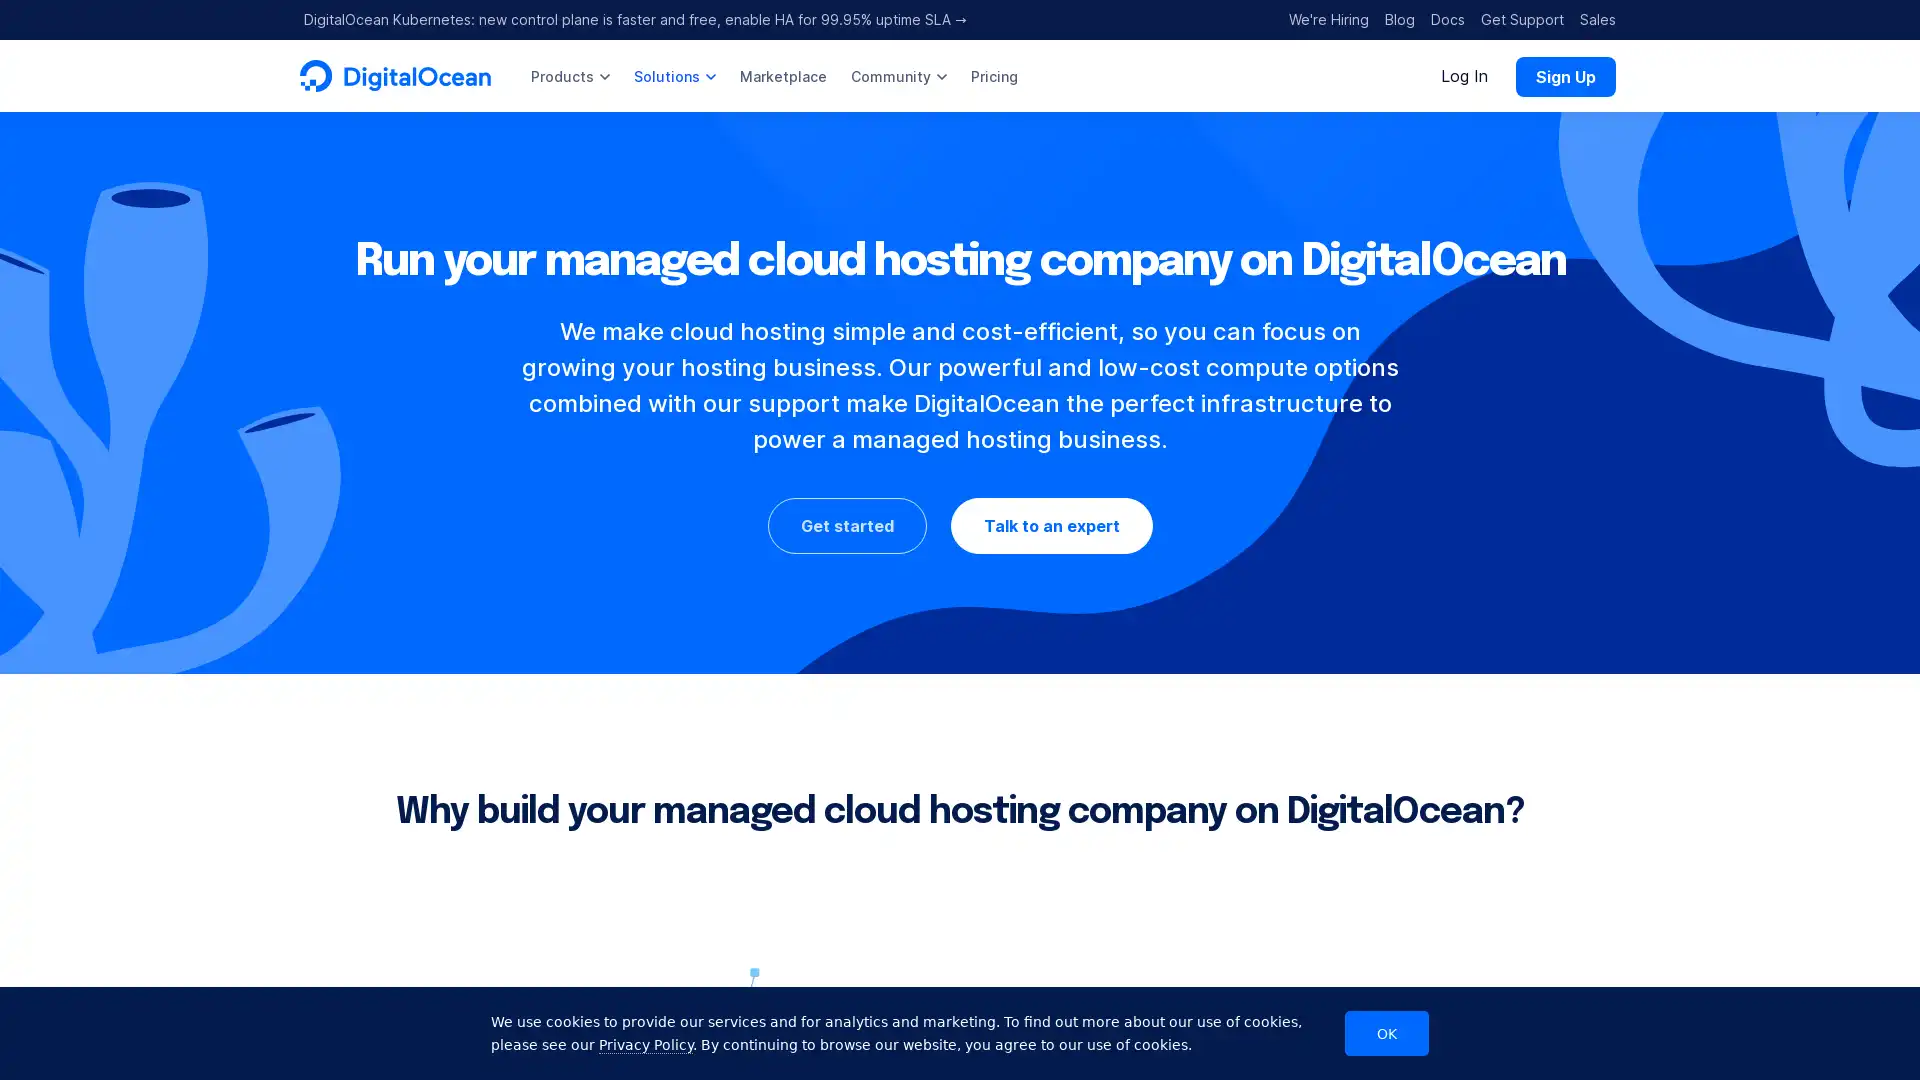 This screenshot has width=1920, height=1080. What do you see at coordinates (675, 75) in the screenshot?
I see `Solutions` at bounding box center [675, 75].